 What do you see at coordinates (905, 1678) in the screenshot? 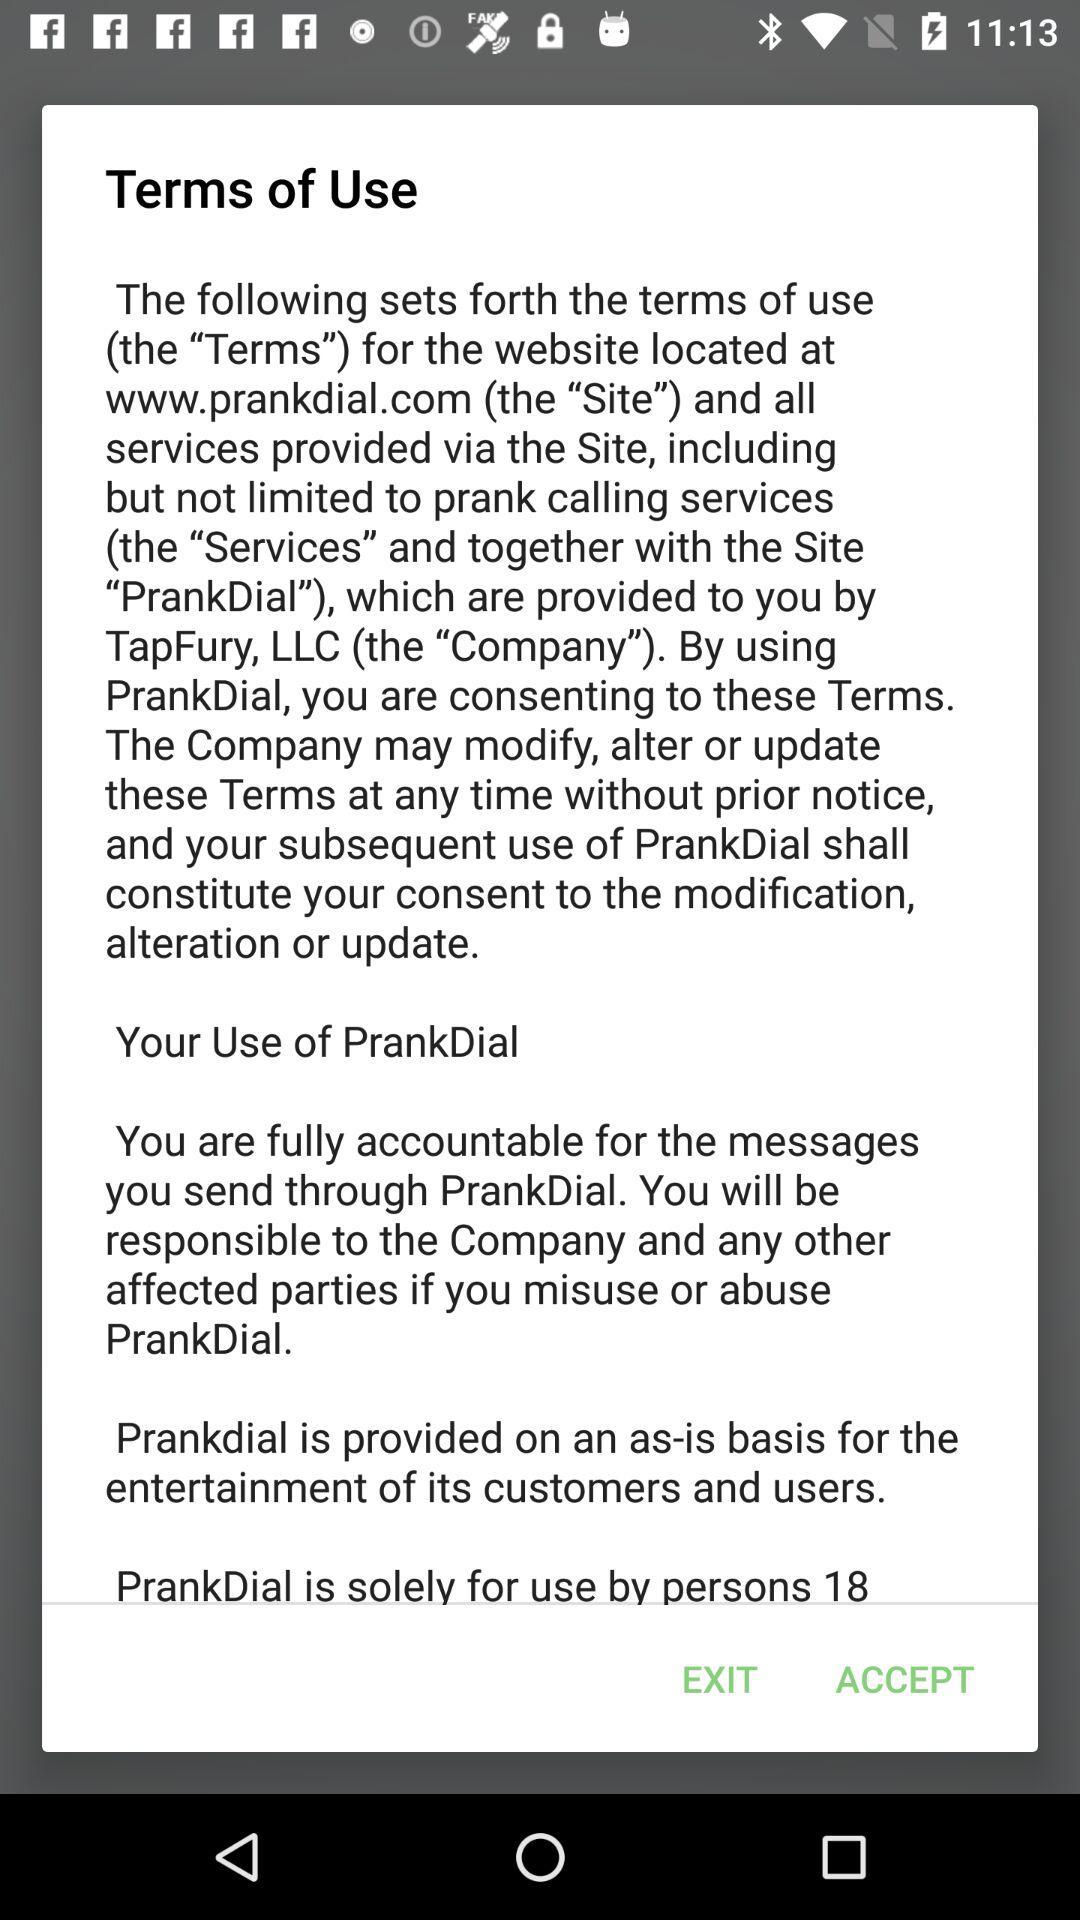
I see `item below the following sets item` at bounding box center [905, 1678].